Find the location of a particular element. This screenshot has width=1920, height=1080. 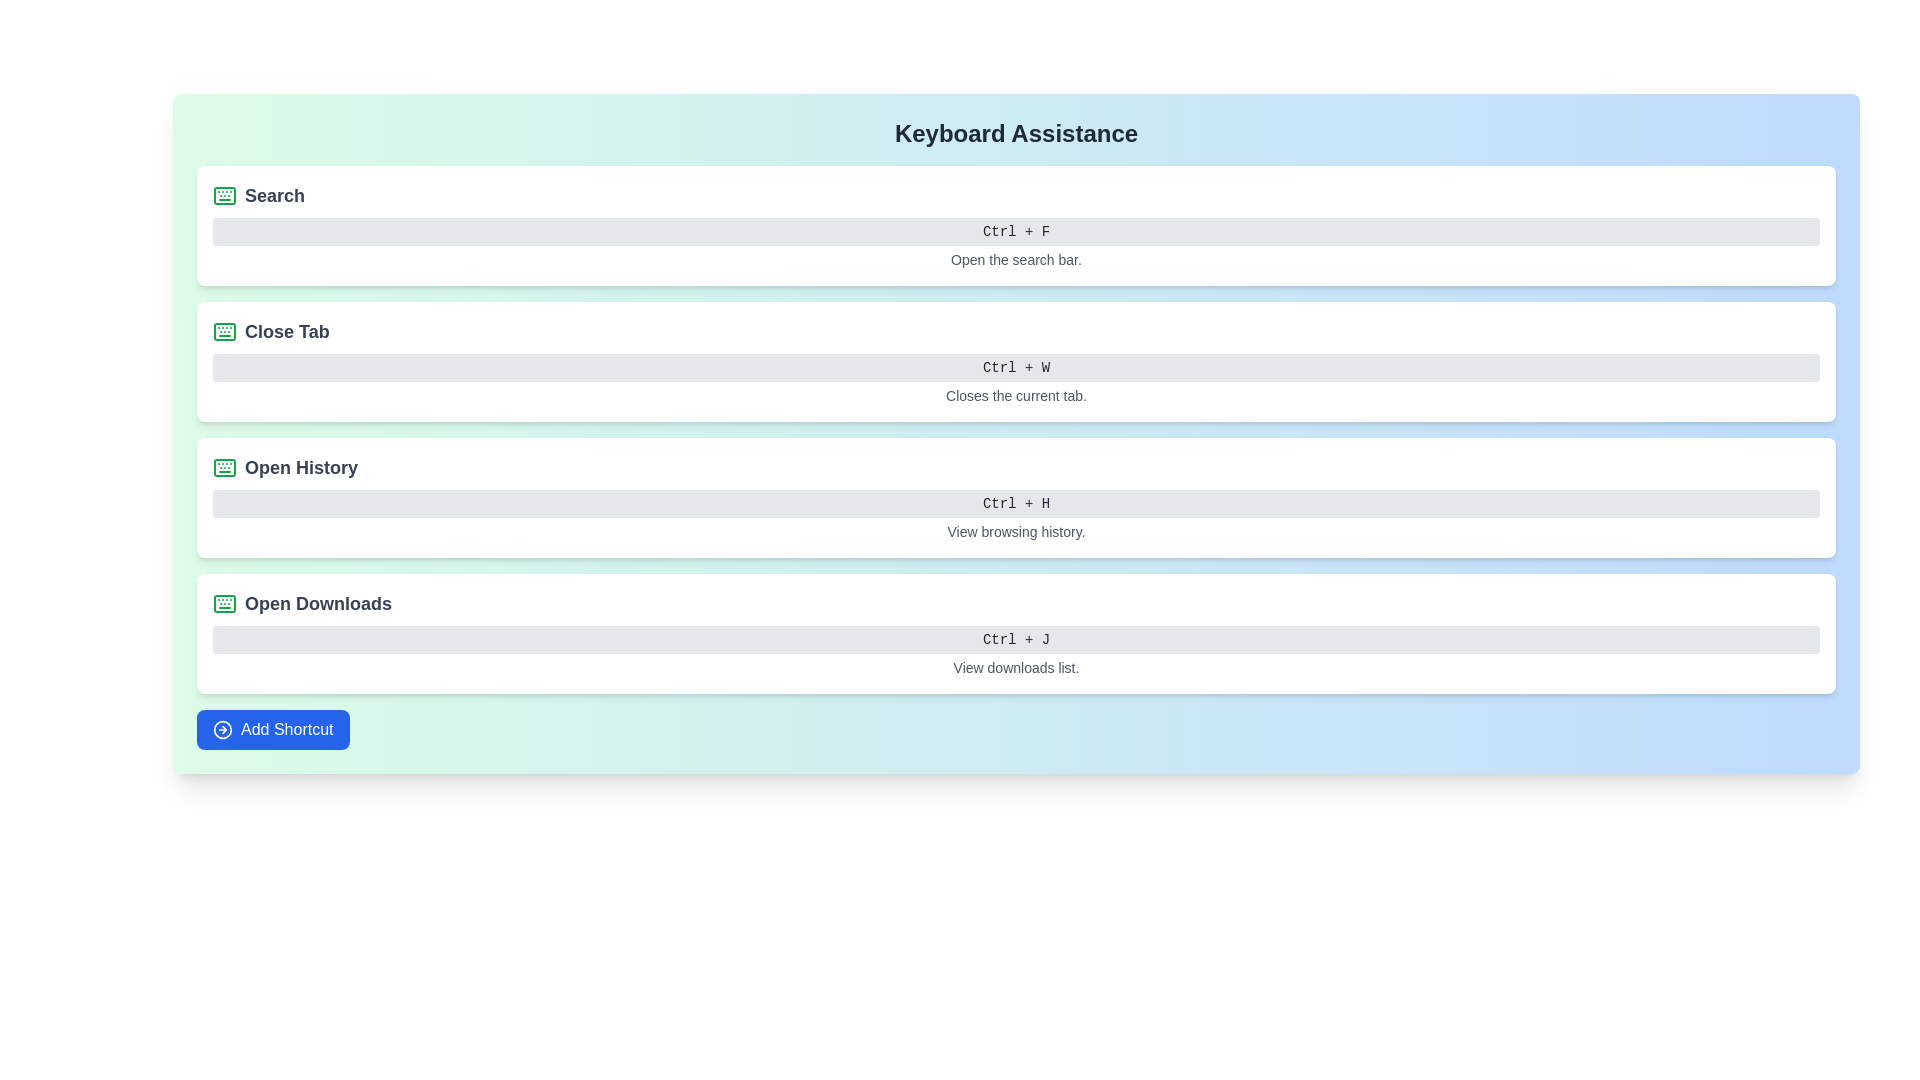

the label that provides additional instructions for the 'Search' functionality, located below the shortcut description 'Ctrl + F' in the first card-like section under 'Keyboard Assistance' is located at coordinates (1016, 258).